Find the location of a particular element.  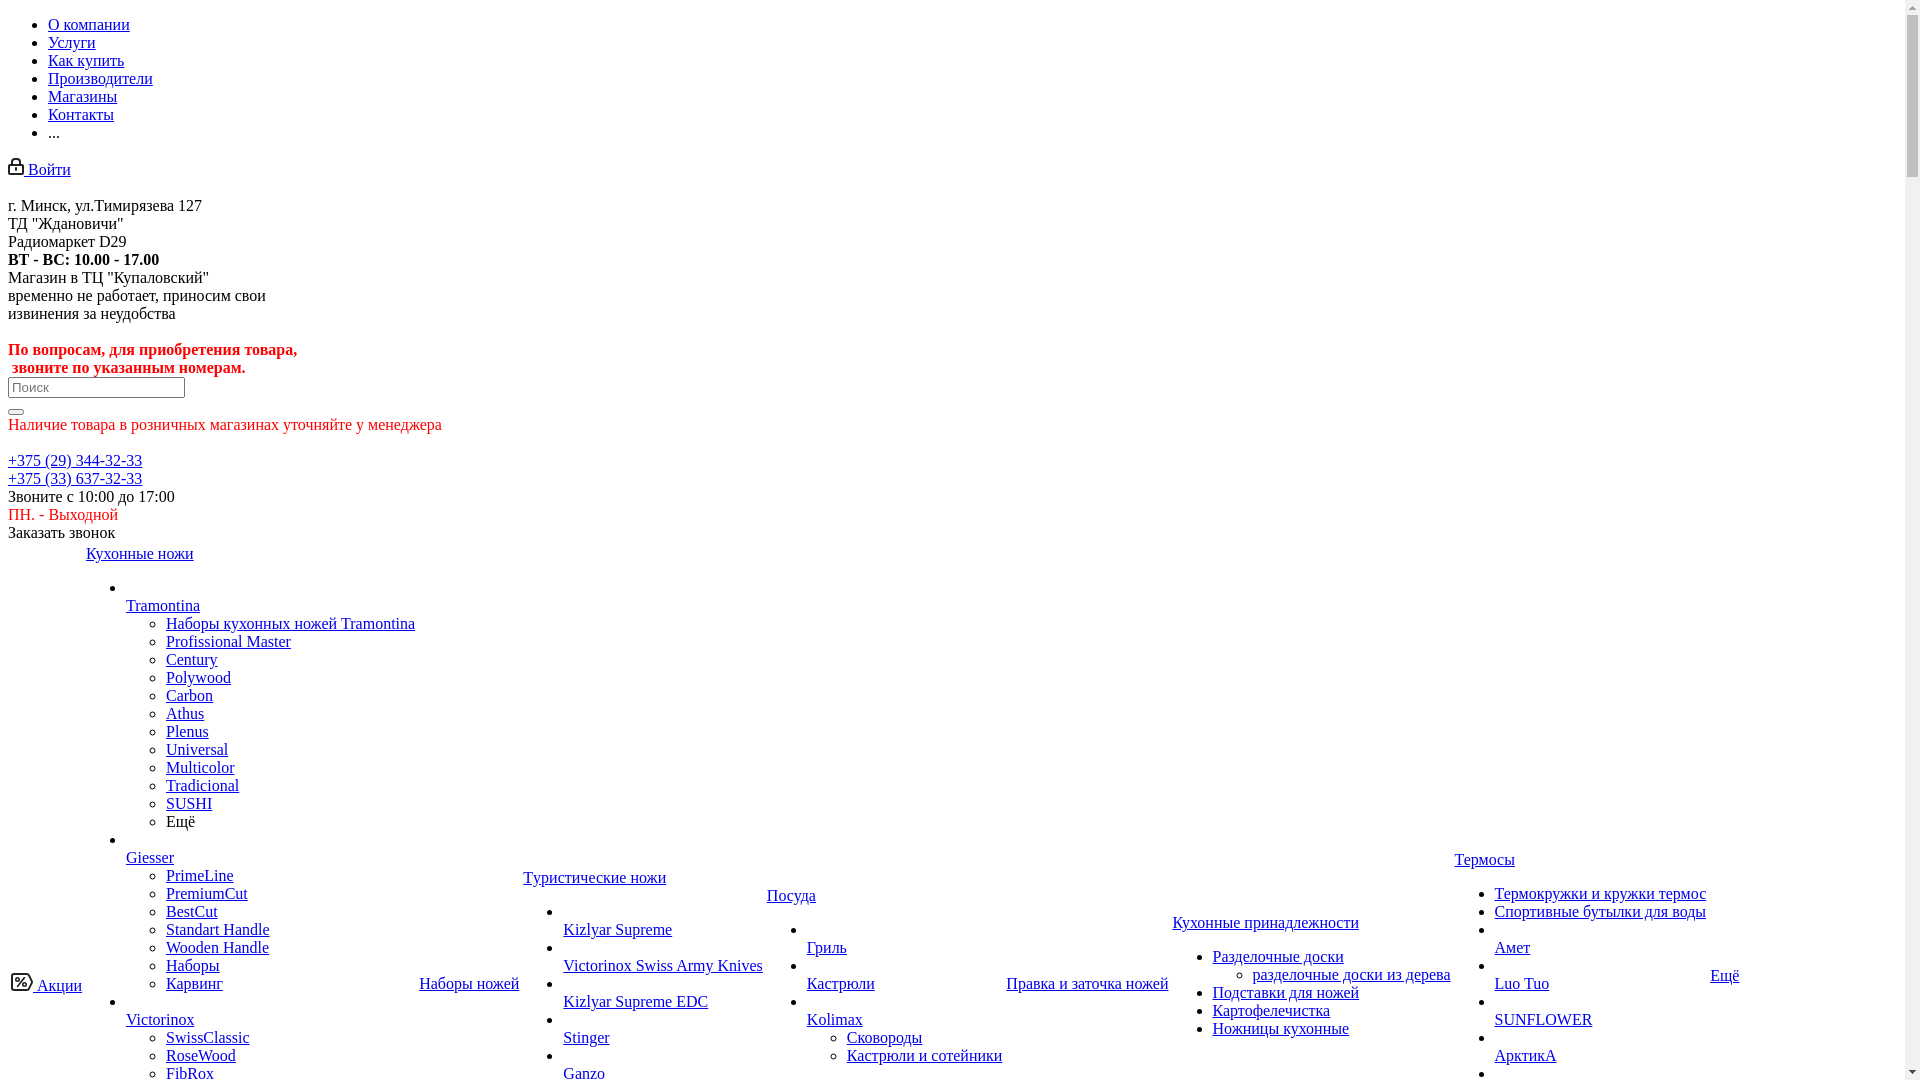

'Standart Handle' is located at coordinates (217, 929).